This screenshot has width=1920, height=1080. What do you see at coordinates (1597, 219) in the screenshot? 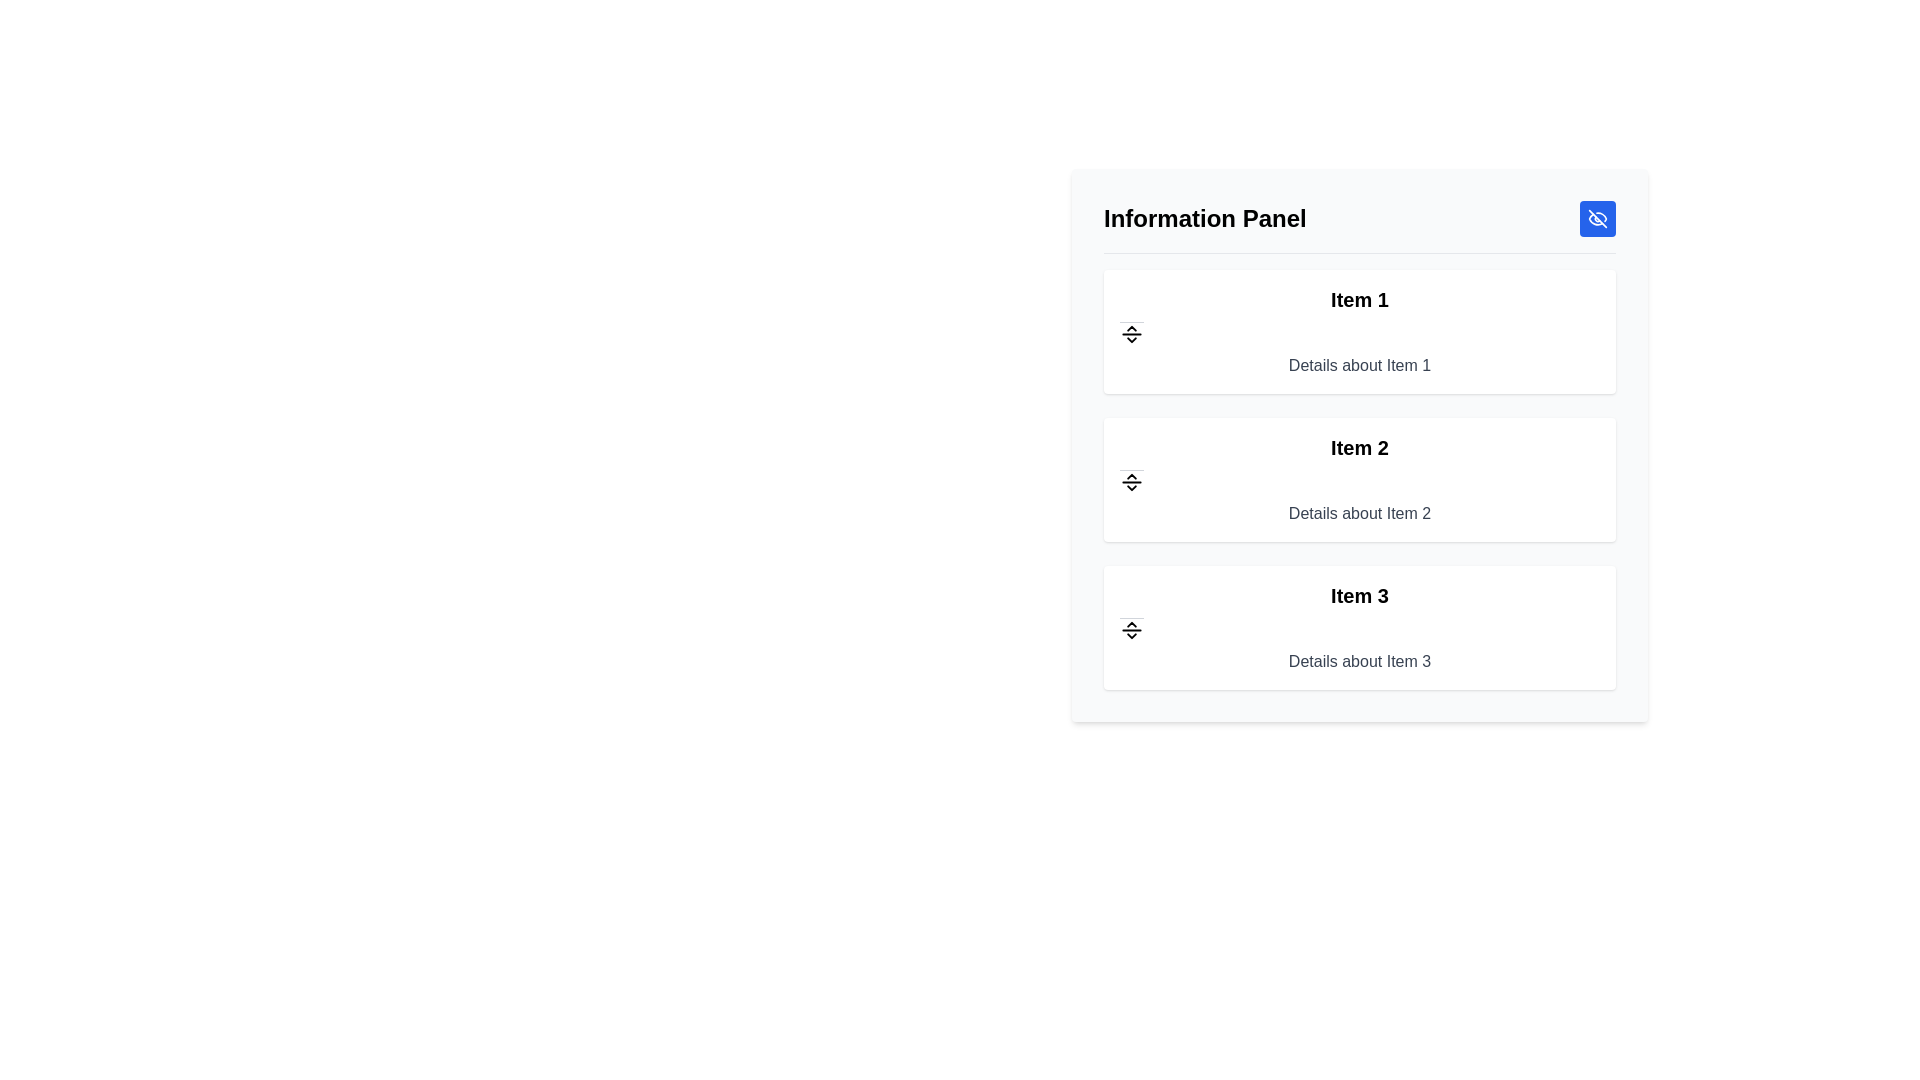
I see `the icon located at the top right corner of the 'Information Panel' button with a blue background and rounded edges` at bounding box center [1597, 219].